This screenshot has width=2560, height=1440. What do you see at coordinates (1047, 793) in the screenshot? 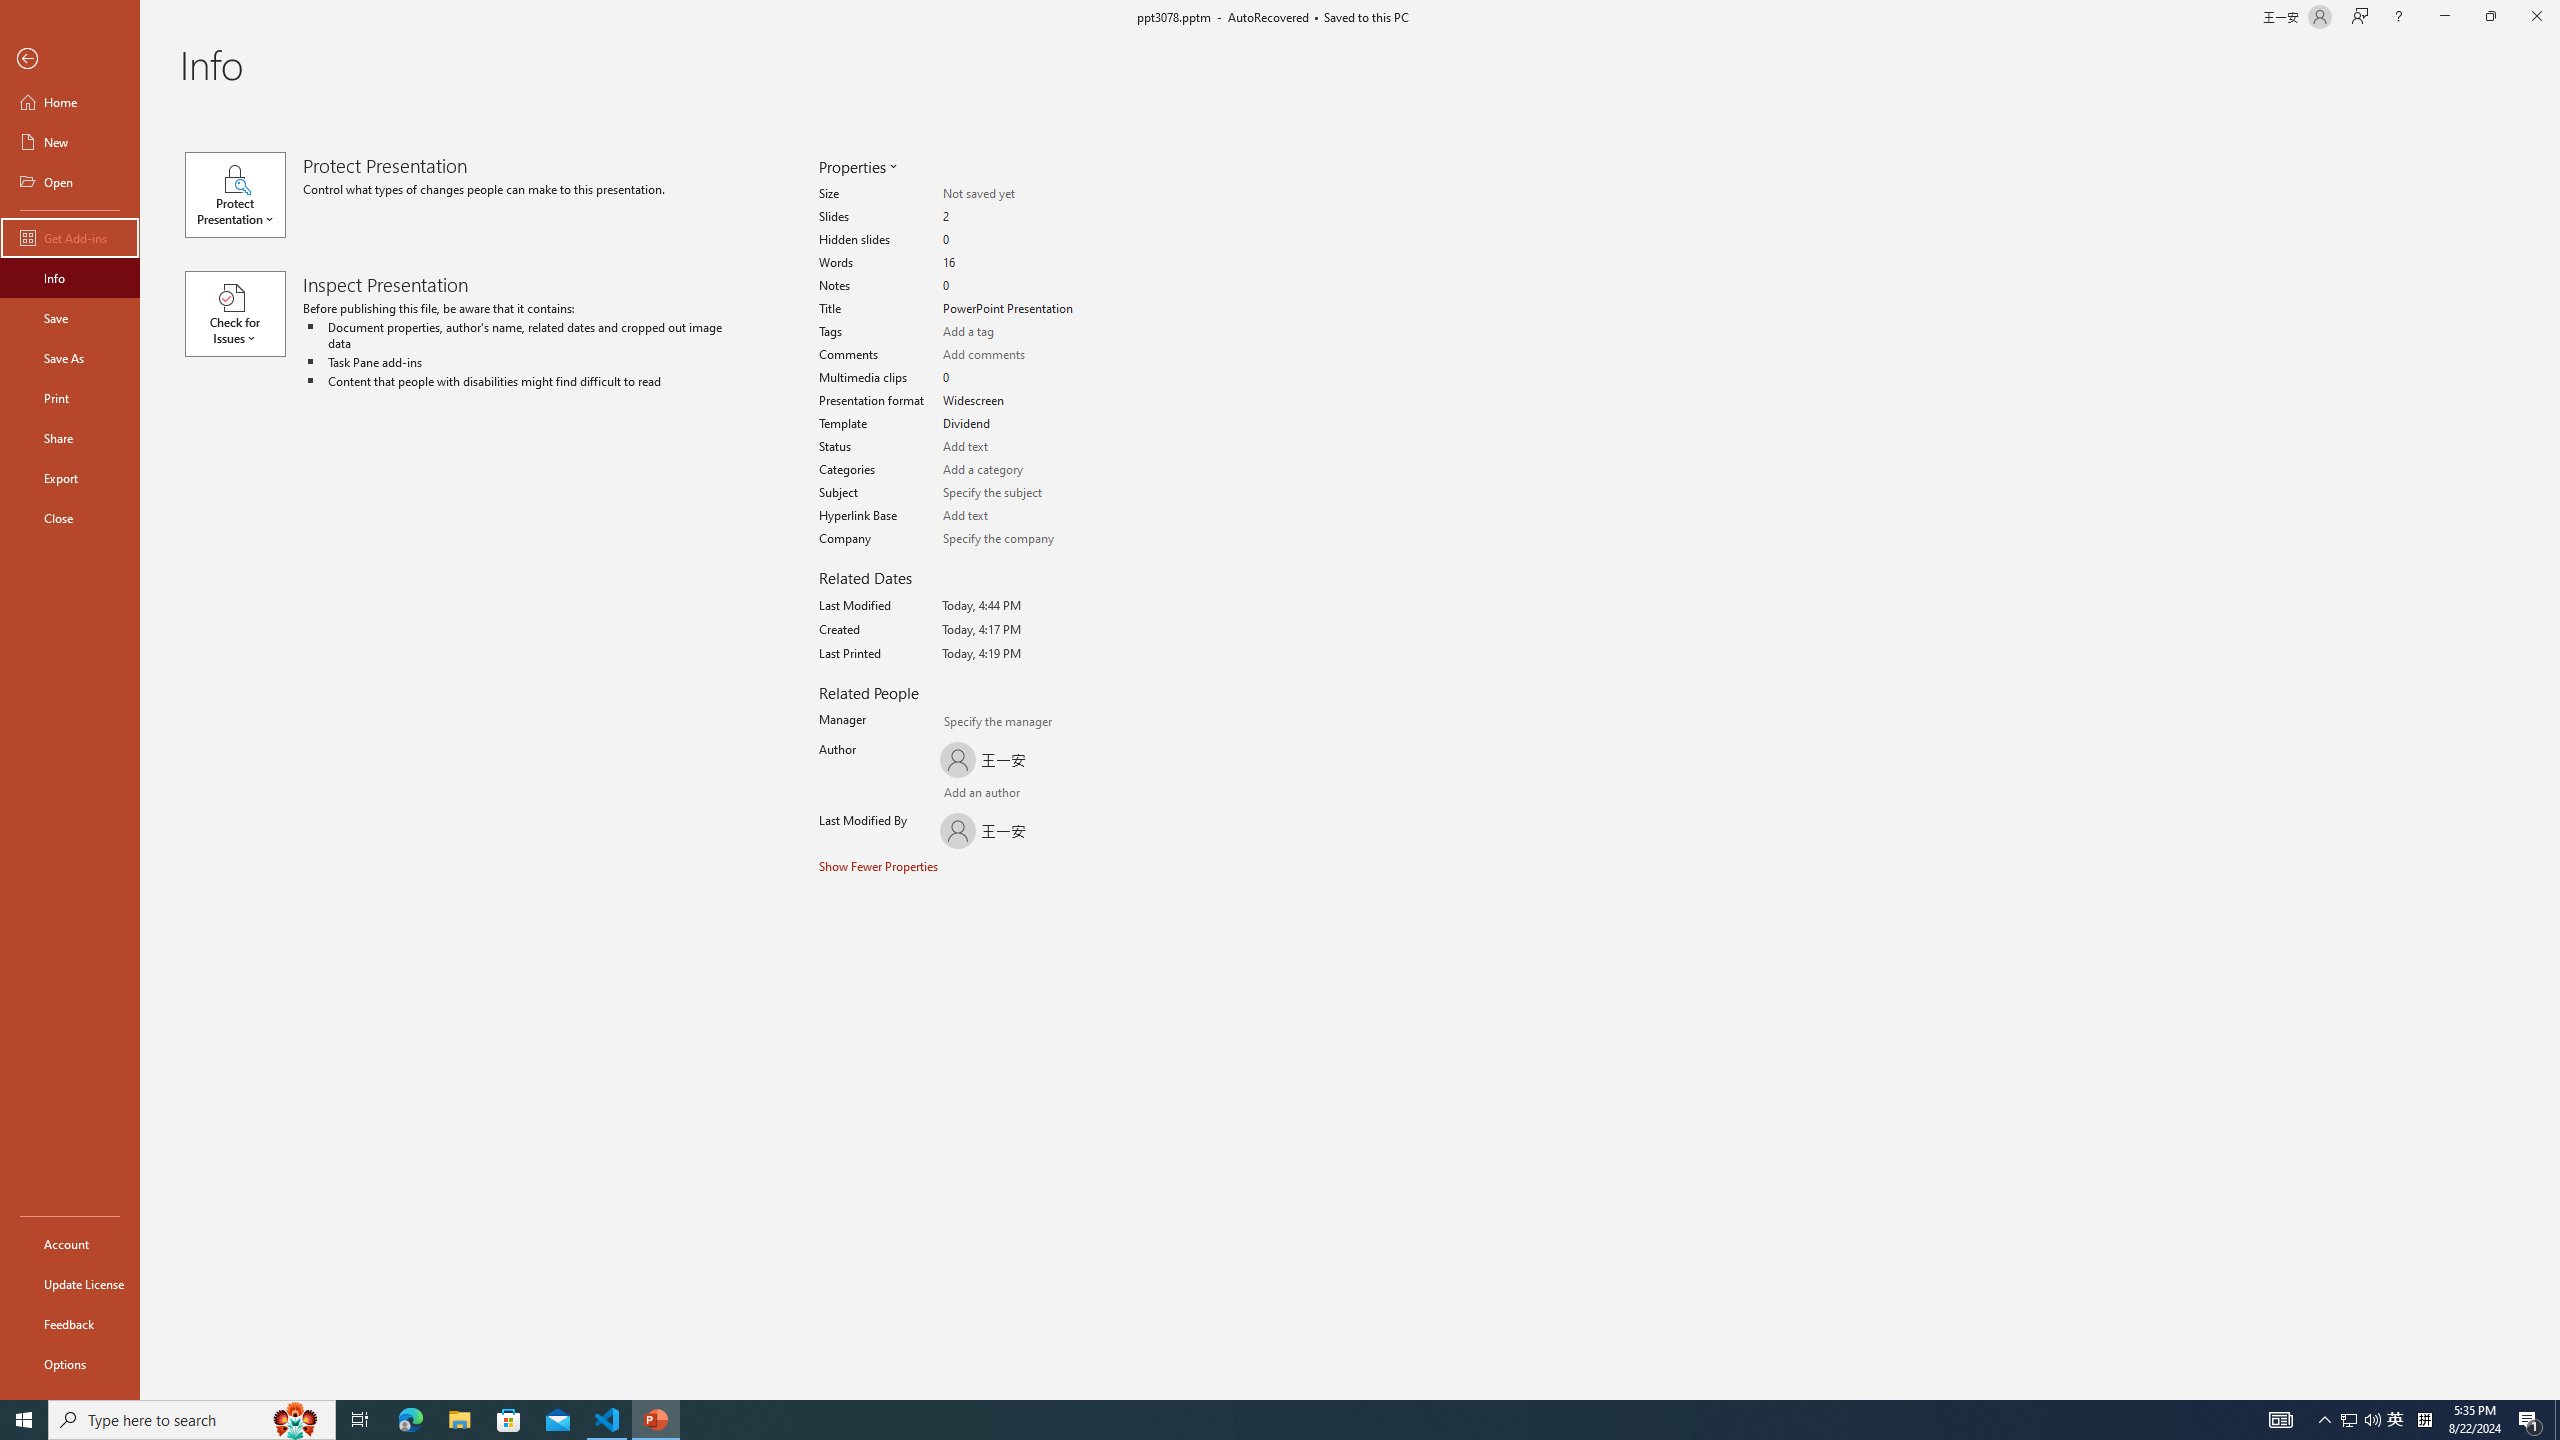
I see `'Browse Address Book'` at bounding box center [1047, 793].